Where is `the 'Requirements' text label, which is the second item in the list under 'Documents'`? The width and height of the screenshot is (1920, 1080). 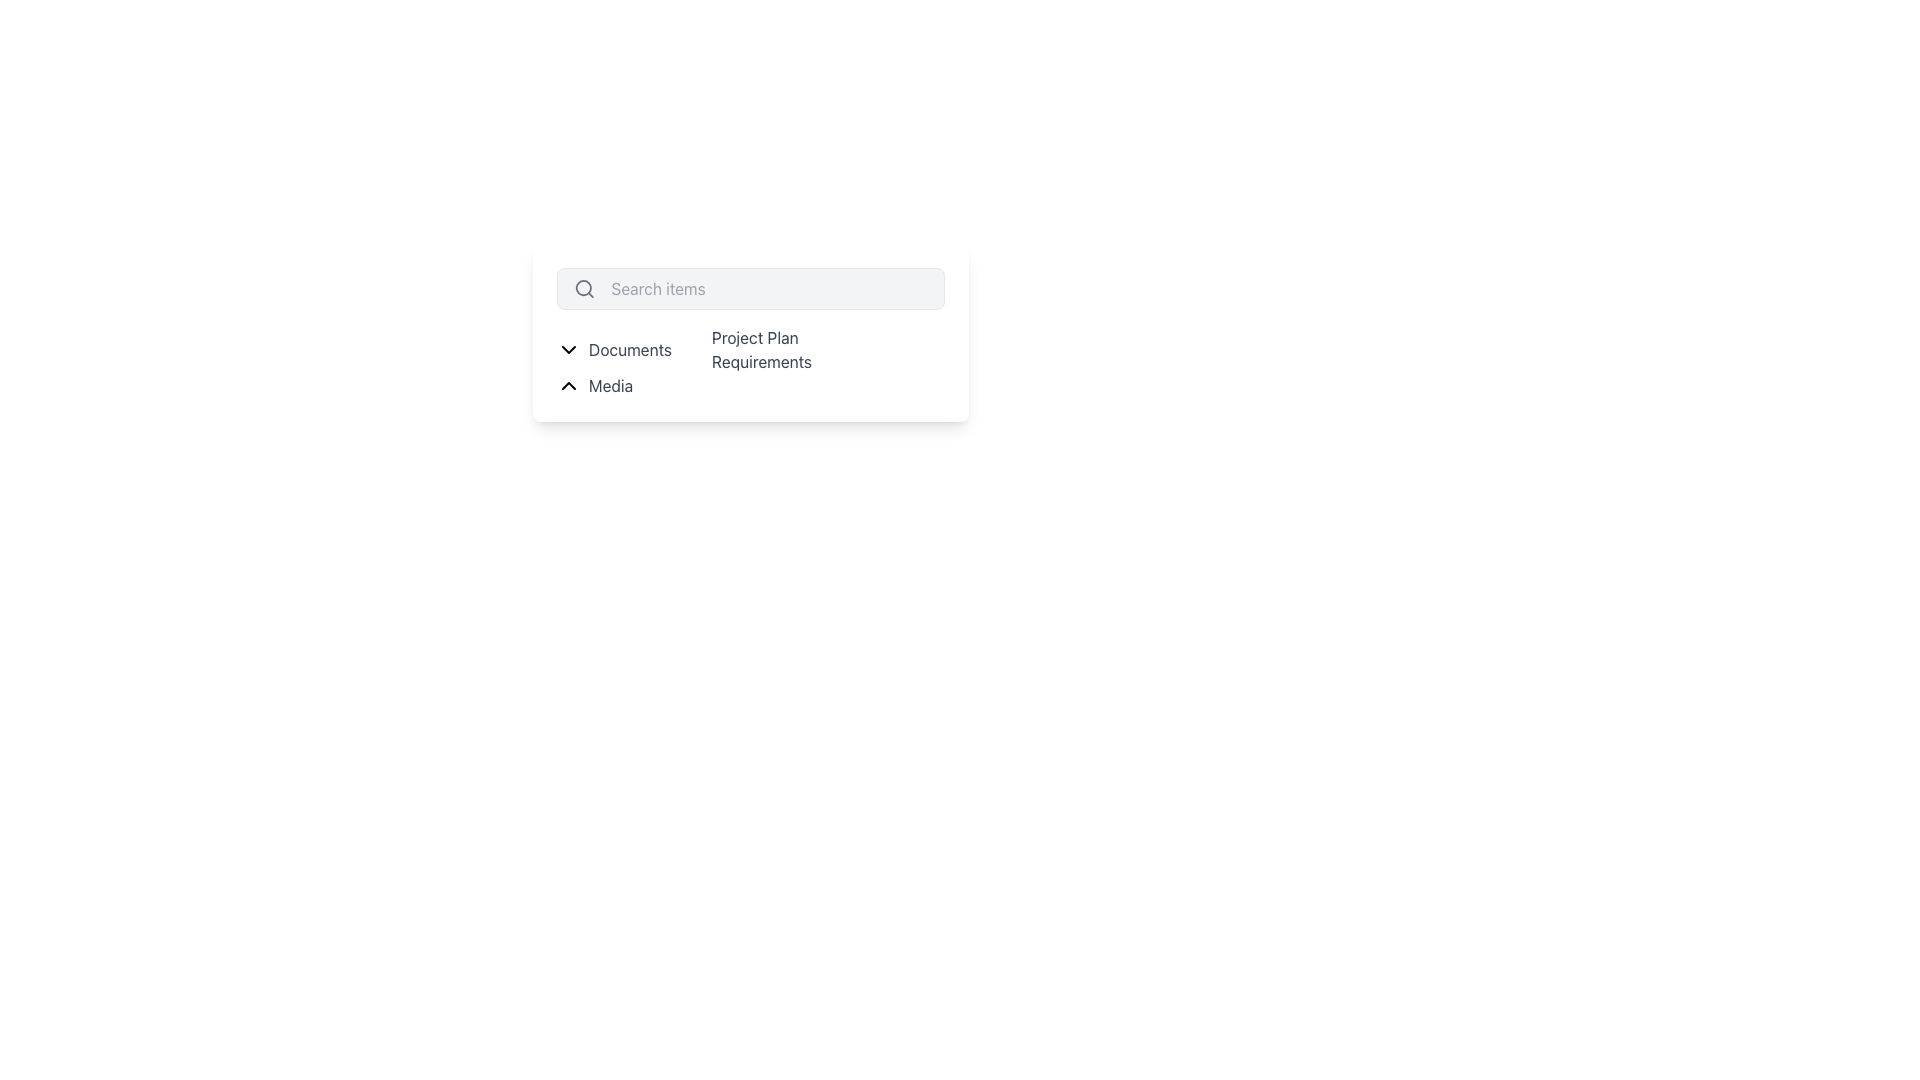
the 'Requirements' text label, which is the second item in the list under 'Documents' is located at coordinates (752, 362).